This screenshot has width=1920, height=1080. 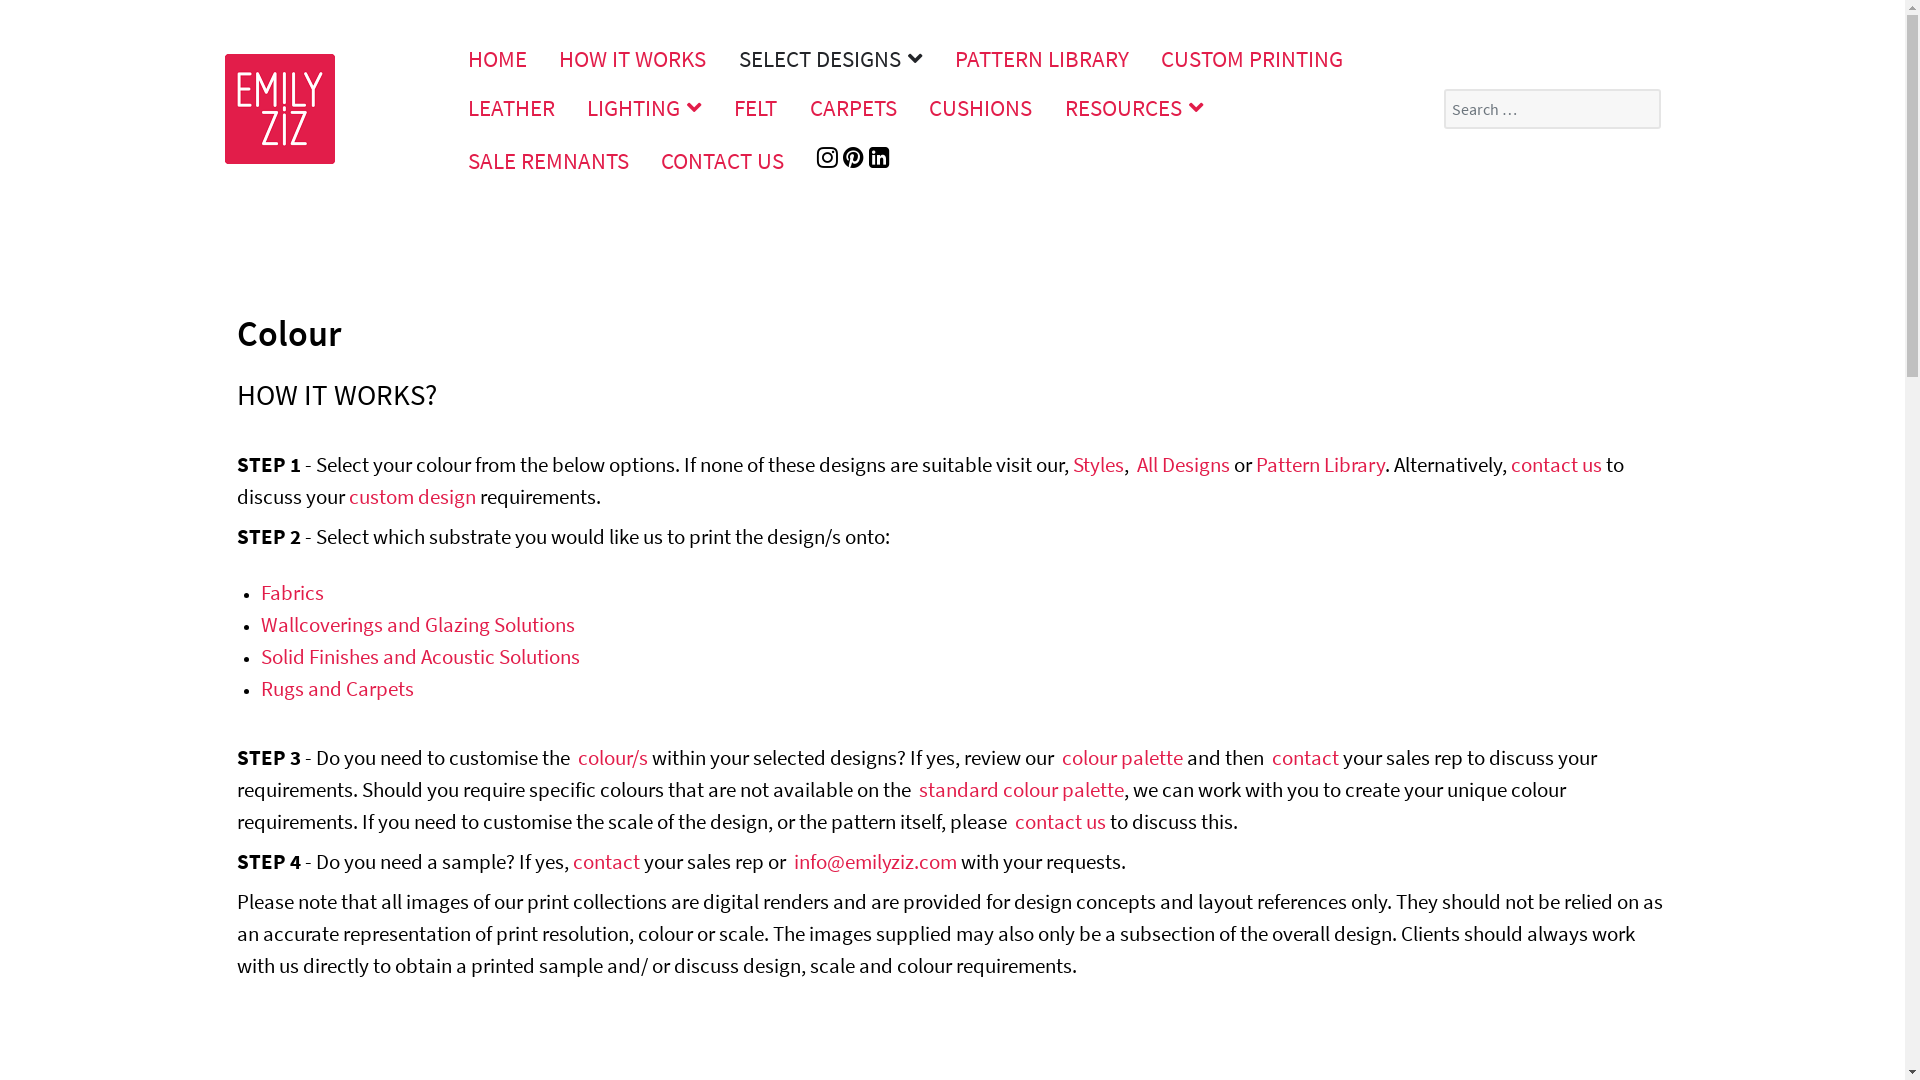 I want to click on 'HOME', so click(x=497, y=57).